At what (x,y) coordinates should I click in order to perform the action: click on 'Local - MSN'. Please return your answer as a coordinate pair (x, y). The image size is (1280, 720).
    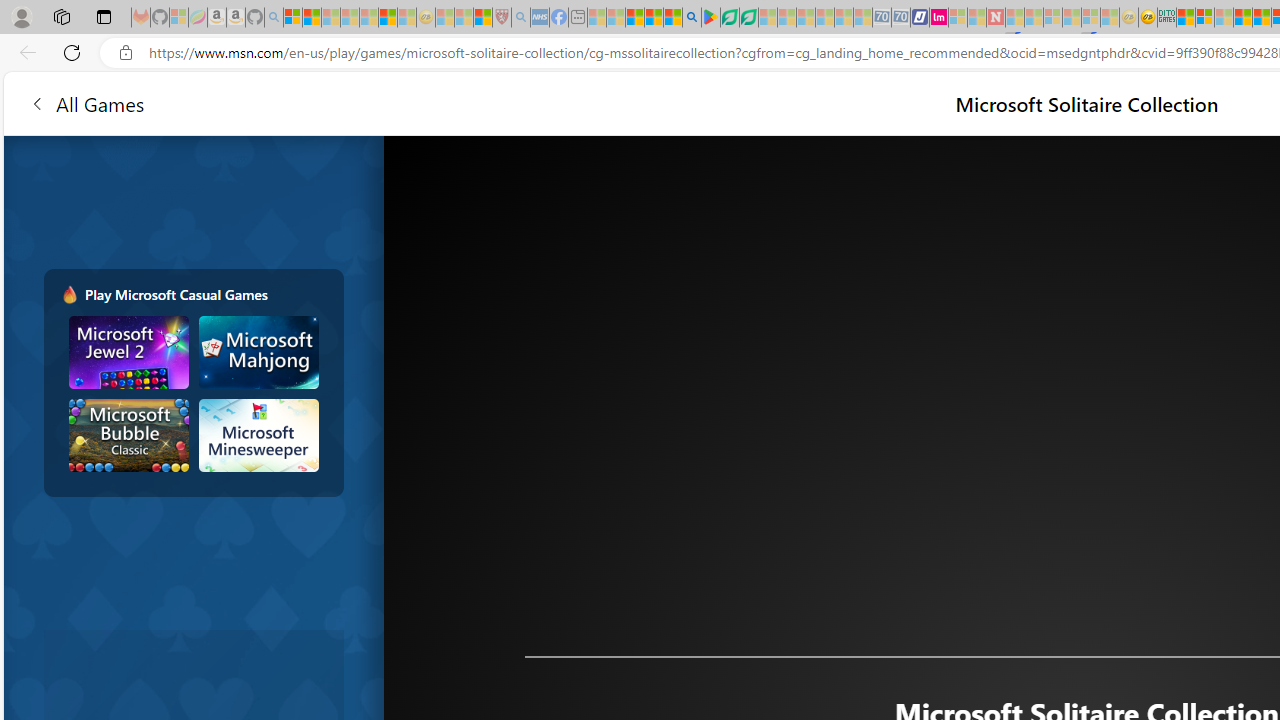
    Looking at the image, I should click on (482, 17).